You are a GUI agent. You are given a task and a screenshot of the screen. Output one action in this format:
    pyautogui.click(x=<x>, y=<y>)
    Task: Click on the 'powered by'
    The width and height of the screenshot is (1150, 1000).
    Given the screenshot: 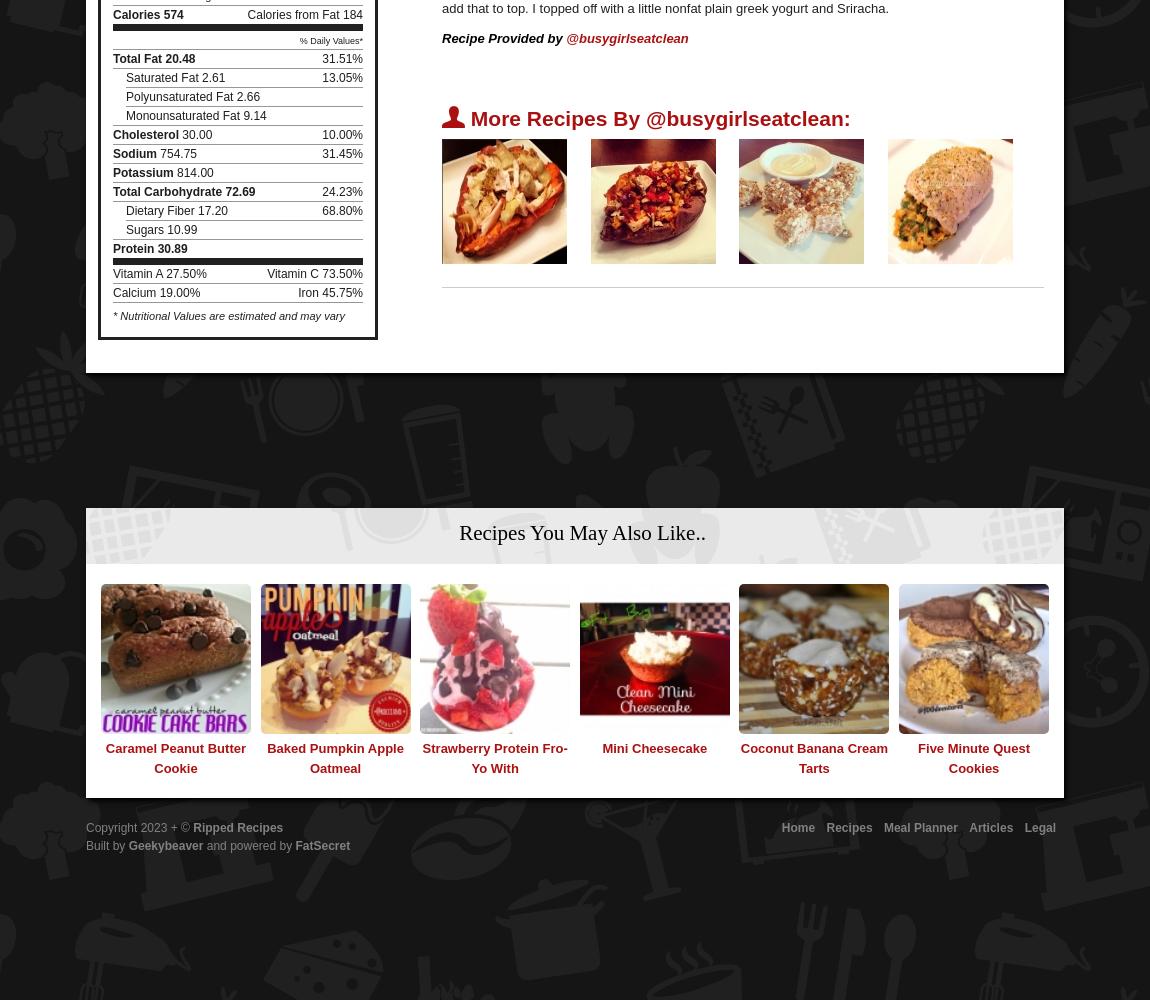 What is the action you would take?
    pyautogui.click(x=261, y=845)
    